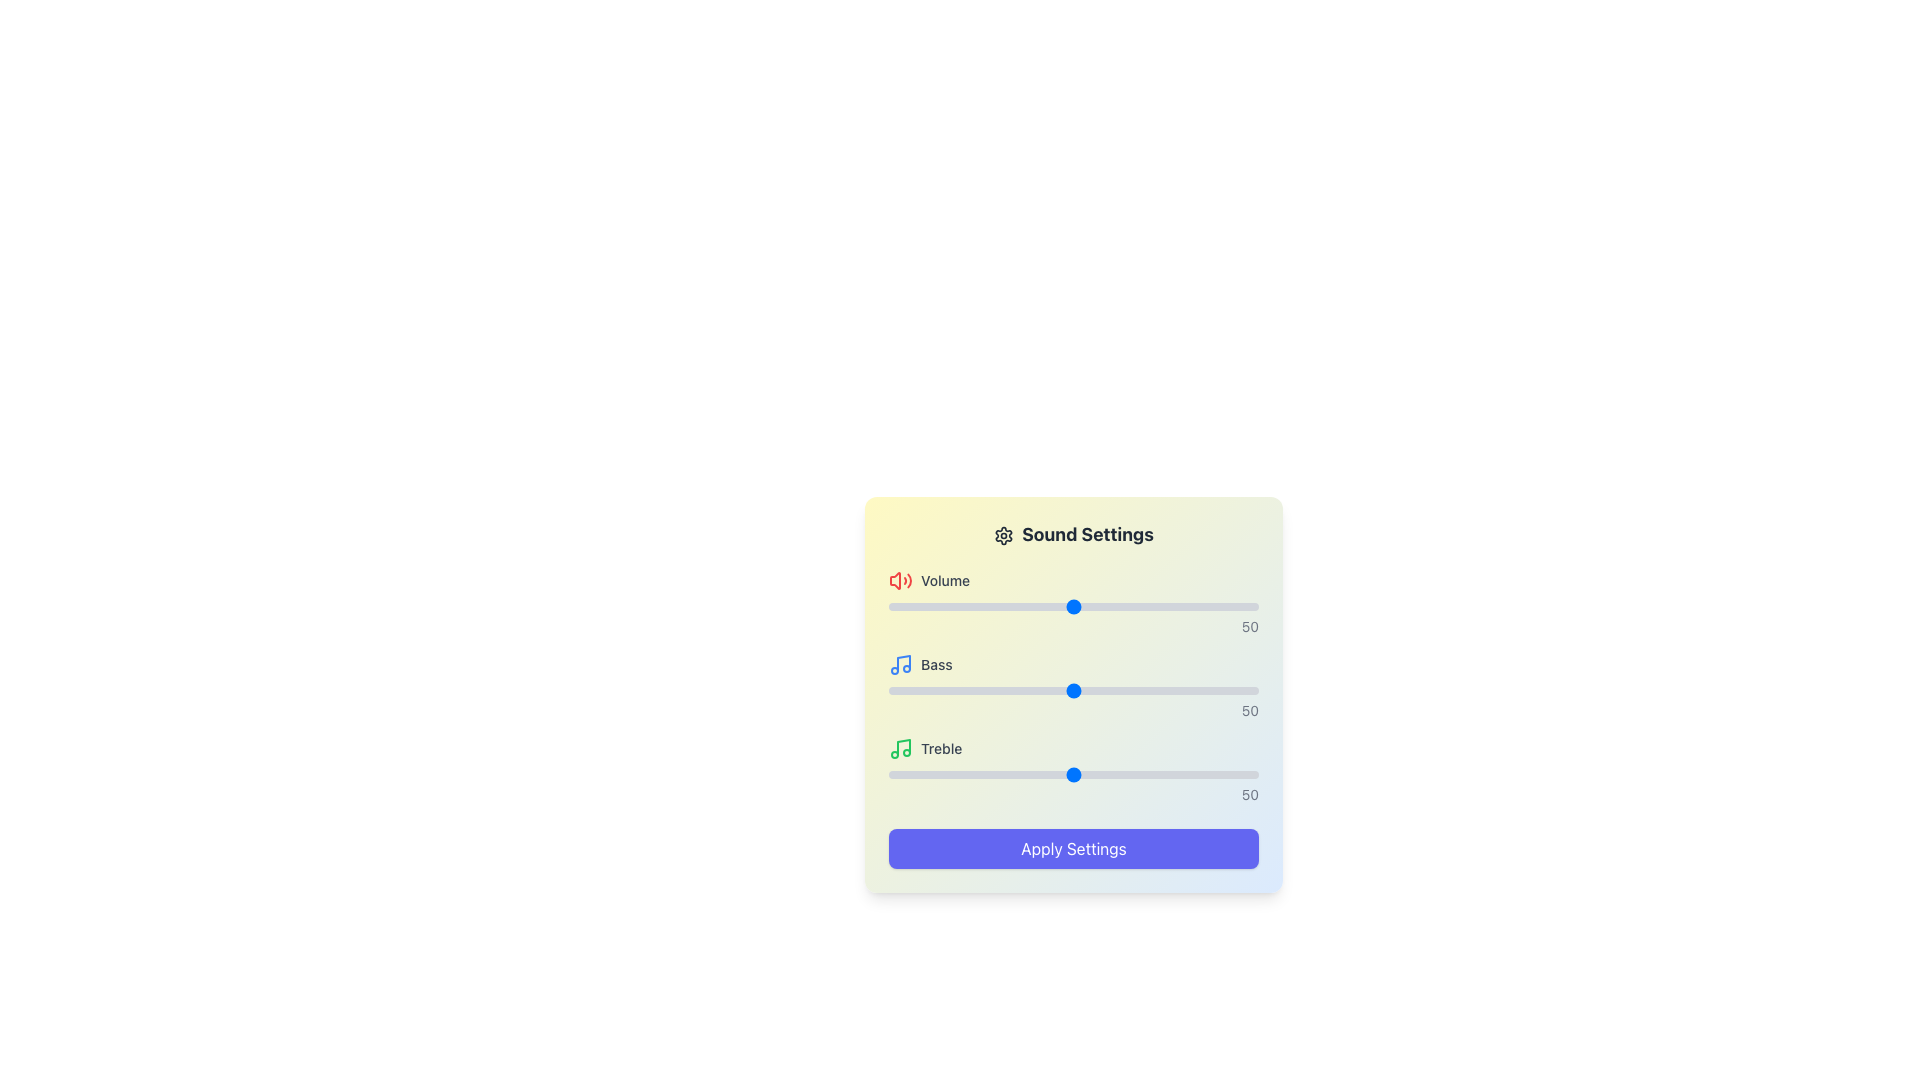 The image size is (1920, 1080). What do you see at coordinates (1140, 605) in the screenshot?
I see `the volume` at bounding box center [1140, 605].